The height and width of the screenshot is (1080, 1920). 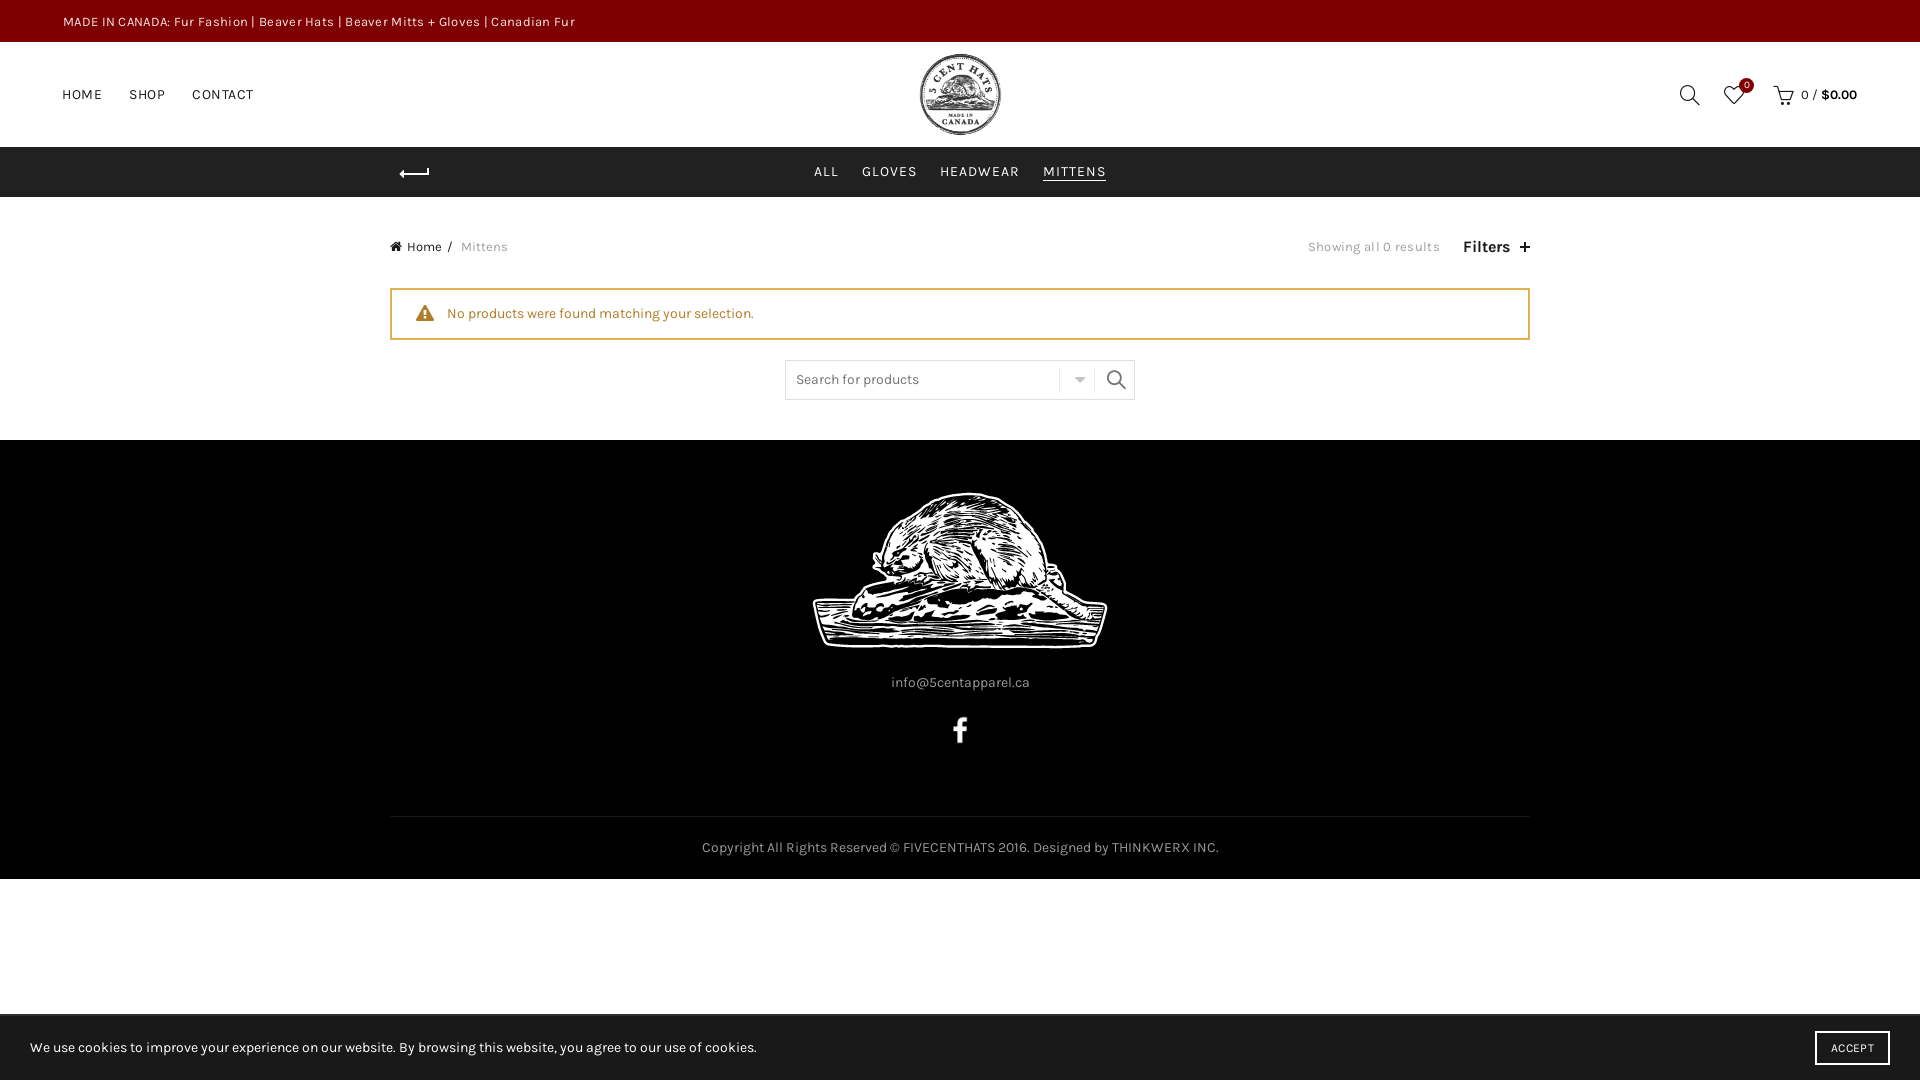 What do you see at coordinates (413, 172) in the screenshot?
I see `'Back'` at bounding box center [413, 172].